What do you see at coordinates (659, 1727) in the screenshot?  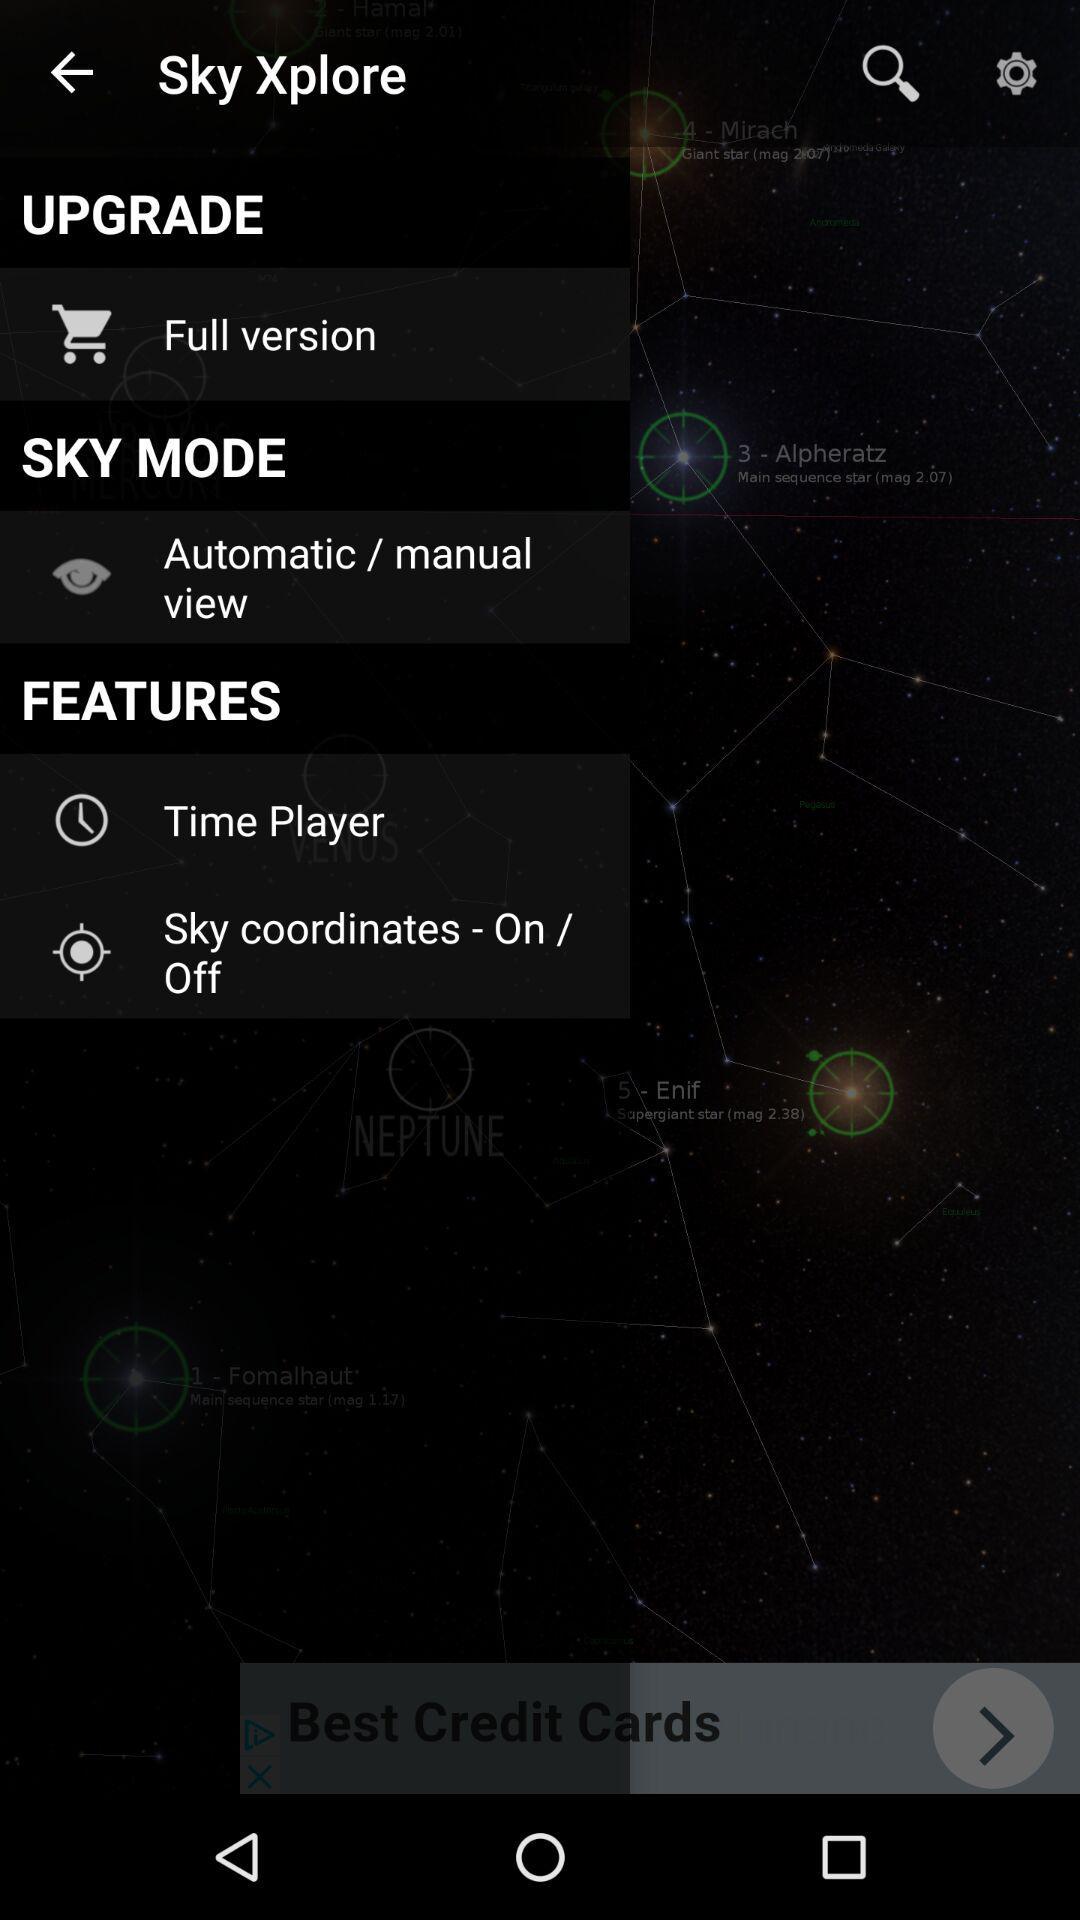 I see `item below the sky coordinates on icon` at bounding box center [659, 1727].